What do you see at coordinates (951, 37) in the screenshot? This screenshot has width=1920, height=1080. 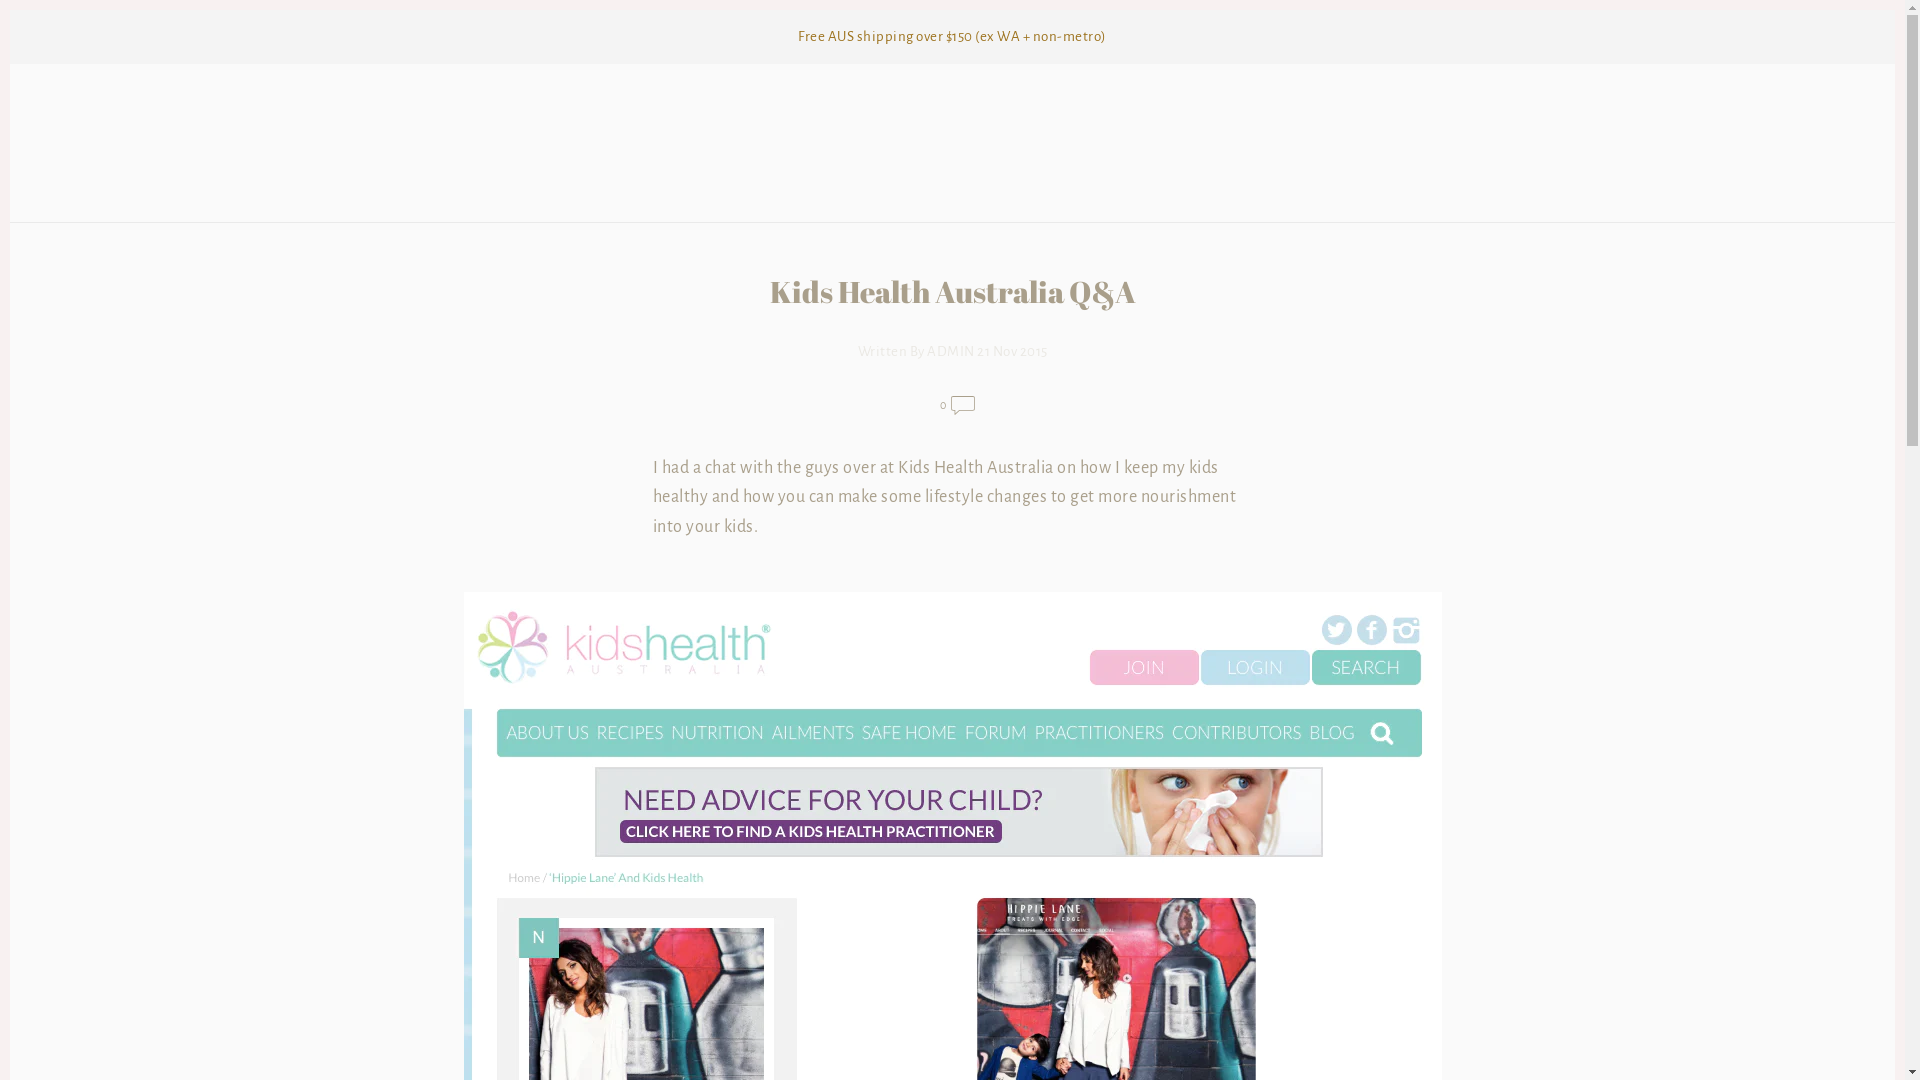 I see `'Free AUS shipping over $150 (ex WA + non-metro)'` at bounding box center [951, 37].